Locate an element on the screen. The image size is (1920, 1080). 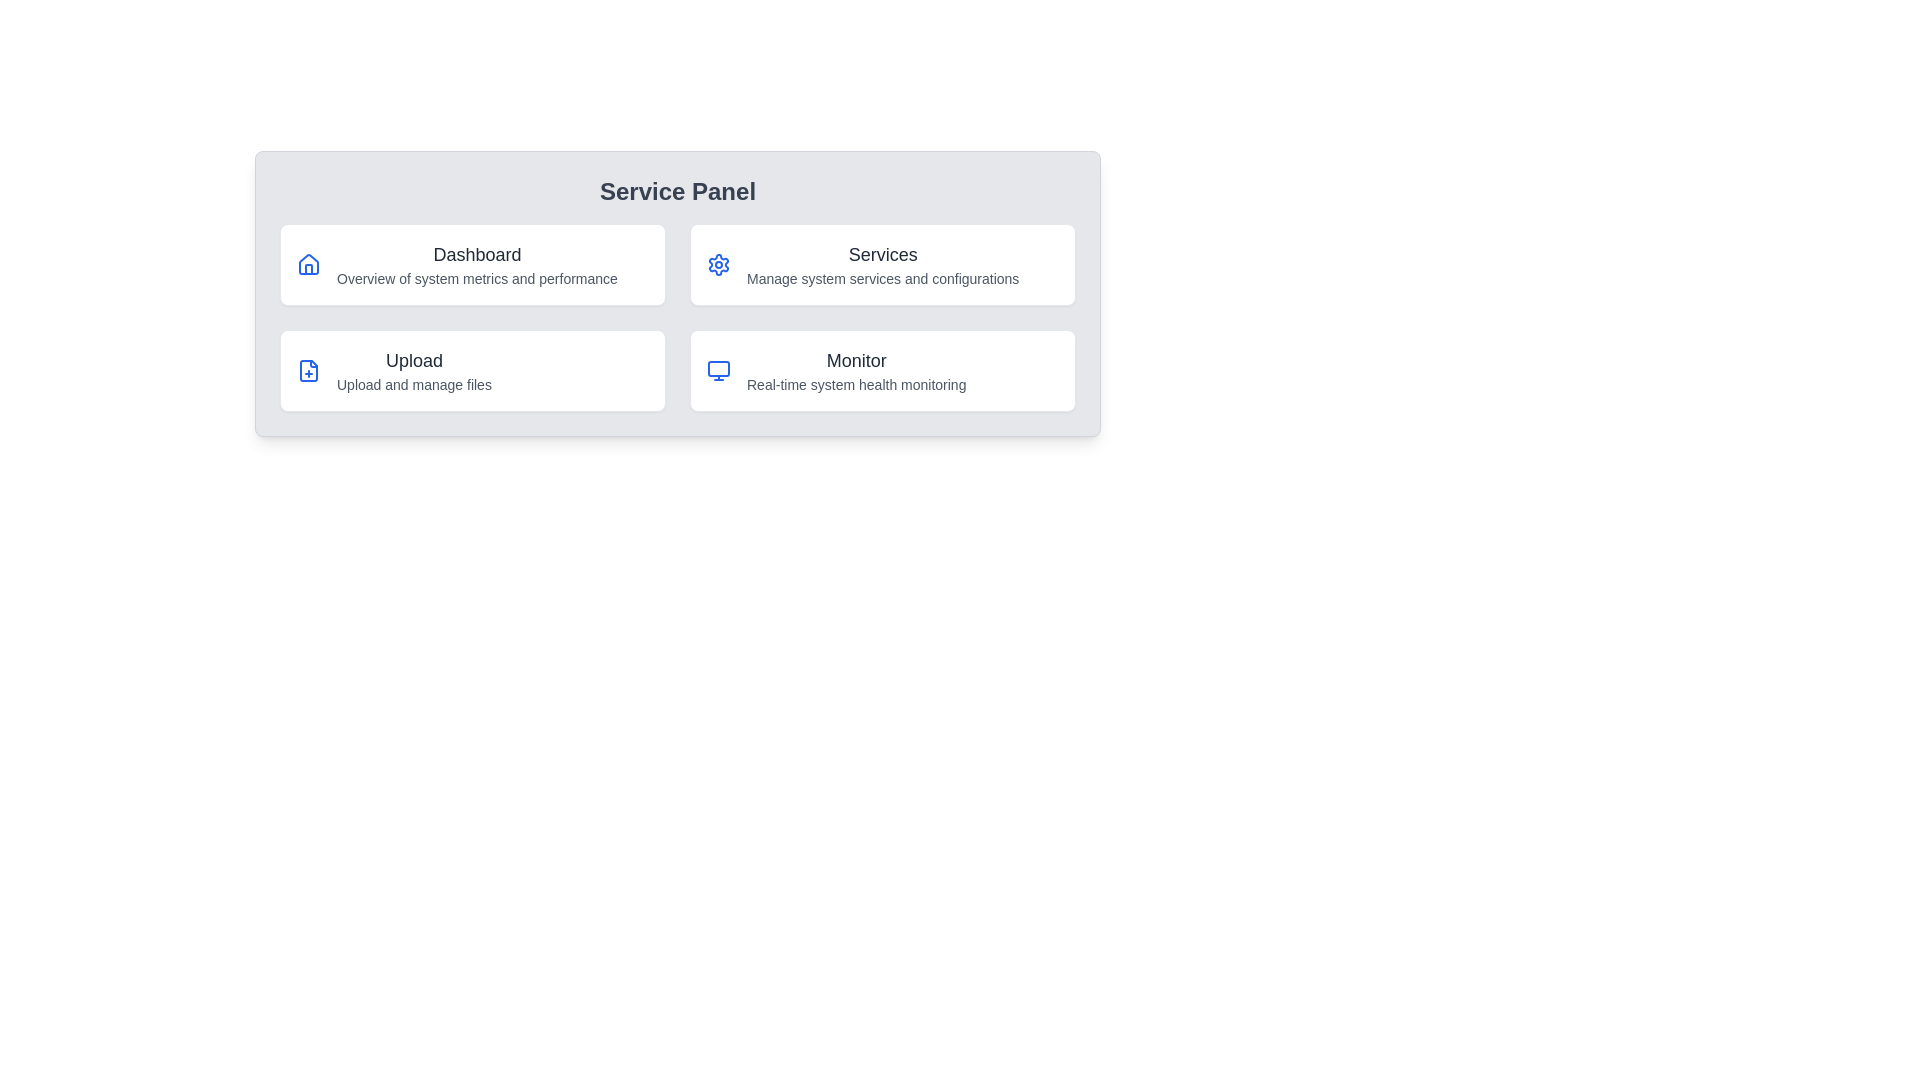
the Text Label in the left-bottom quadrant of the 'Service Panel' section, which is located below the 'Dashboard' card and to the left of the 'Monitor' card is located at coordinates (413, 370).